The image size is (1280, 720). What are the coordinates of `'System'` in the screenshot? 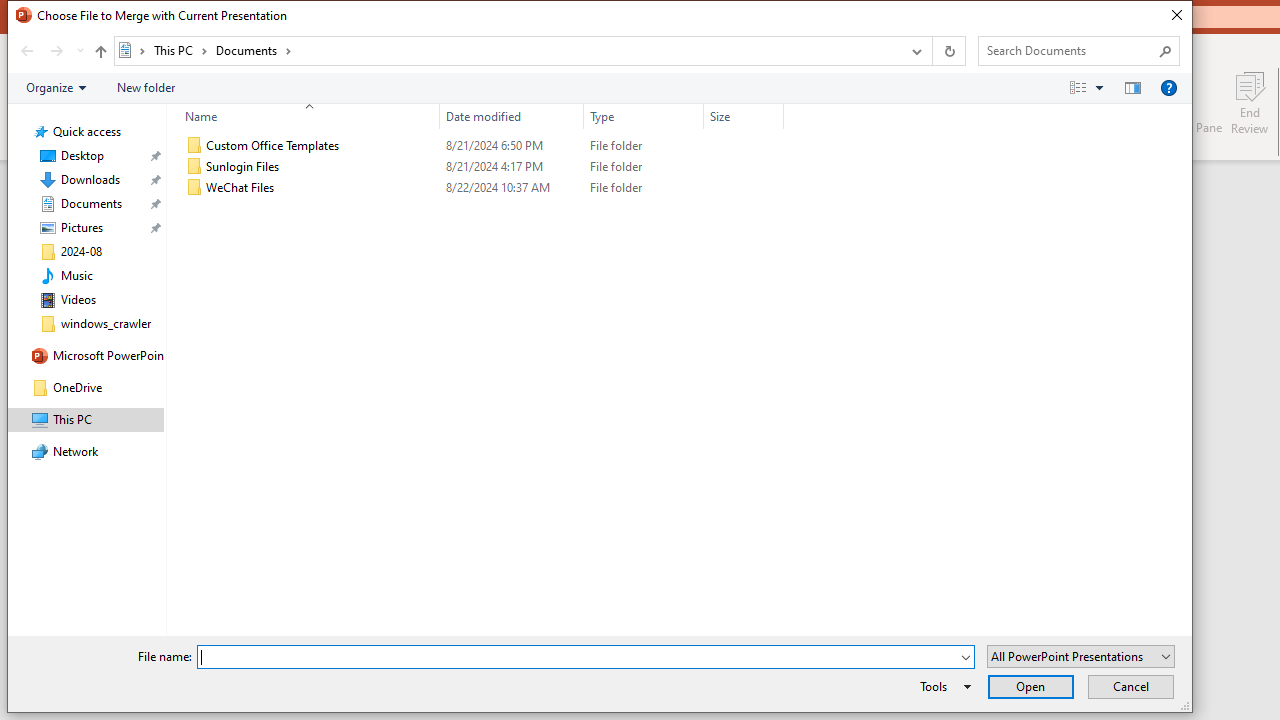 It's located at (18, 19).